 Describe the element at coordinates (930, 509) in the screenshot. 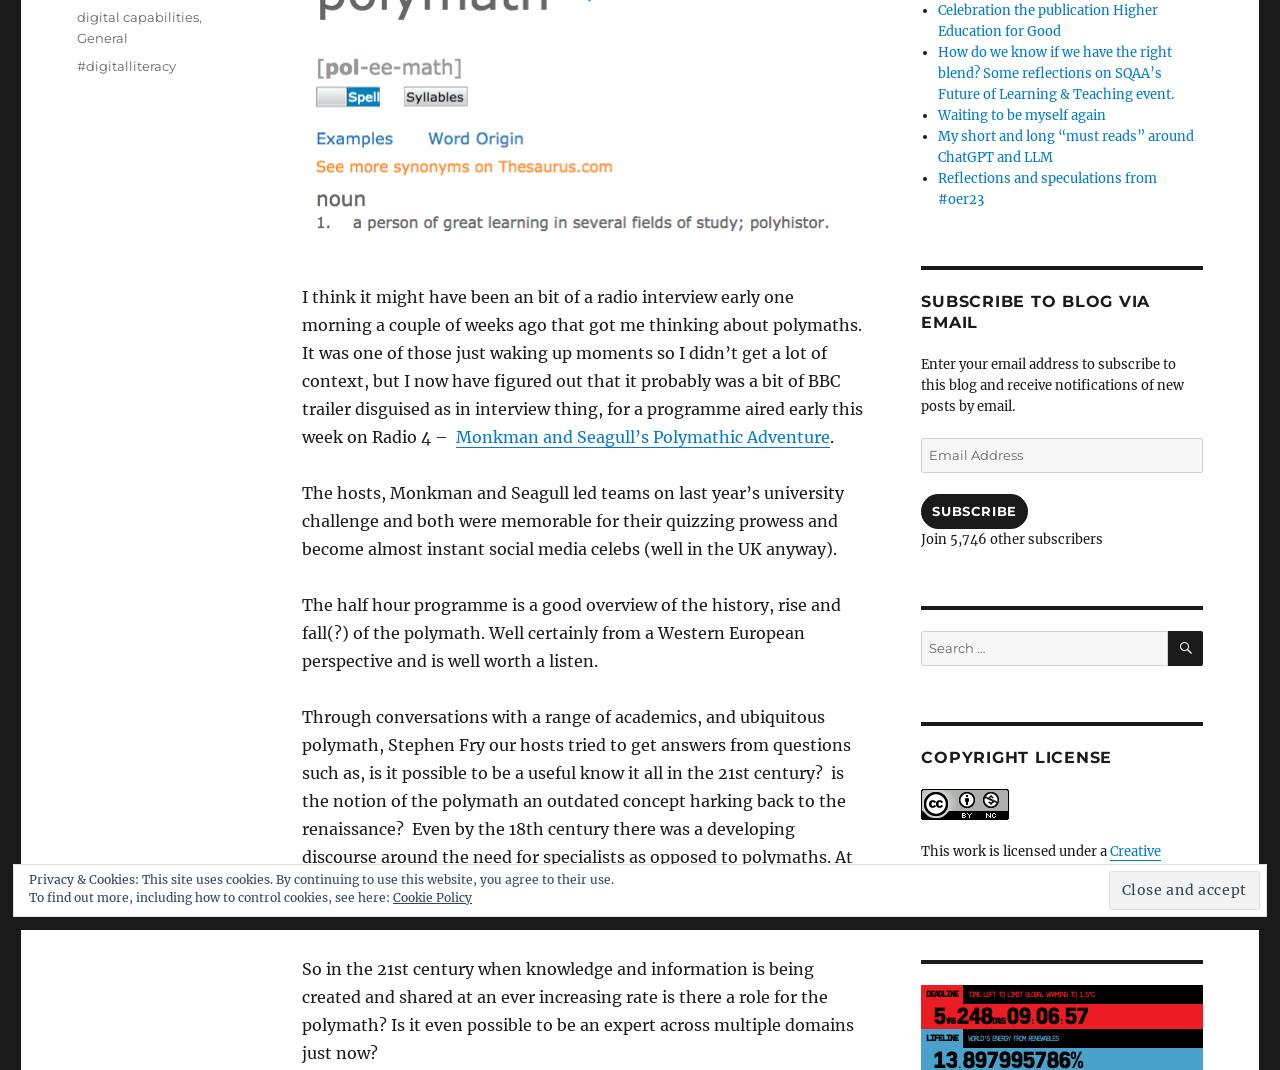

I see `'Subscribe'` at that location.